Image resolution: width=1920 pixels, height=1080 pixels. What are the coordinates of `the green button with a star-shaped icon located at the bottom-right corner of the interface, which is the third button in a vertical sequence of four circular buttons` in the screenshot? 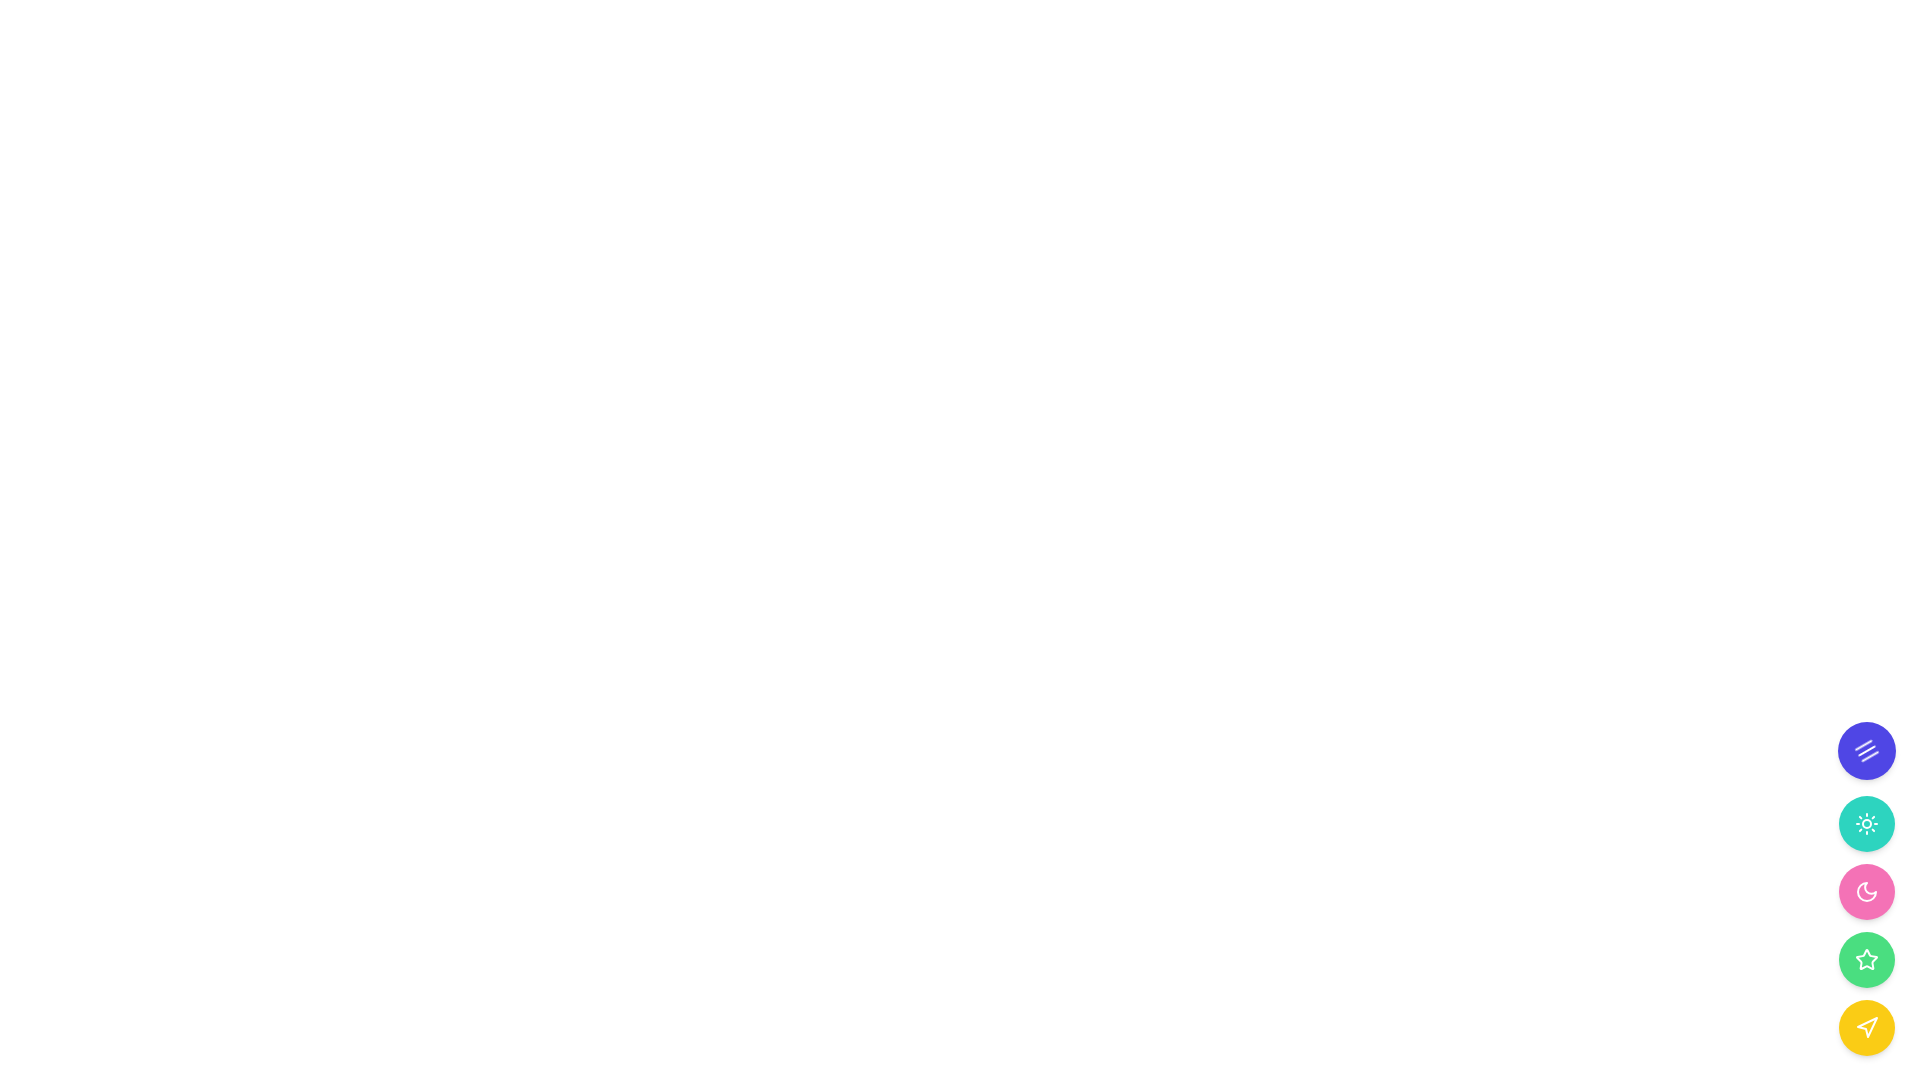 It's located at (1866, 925).